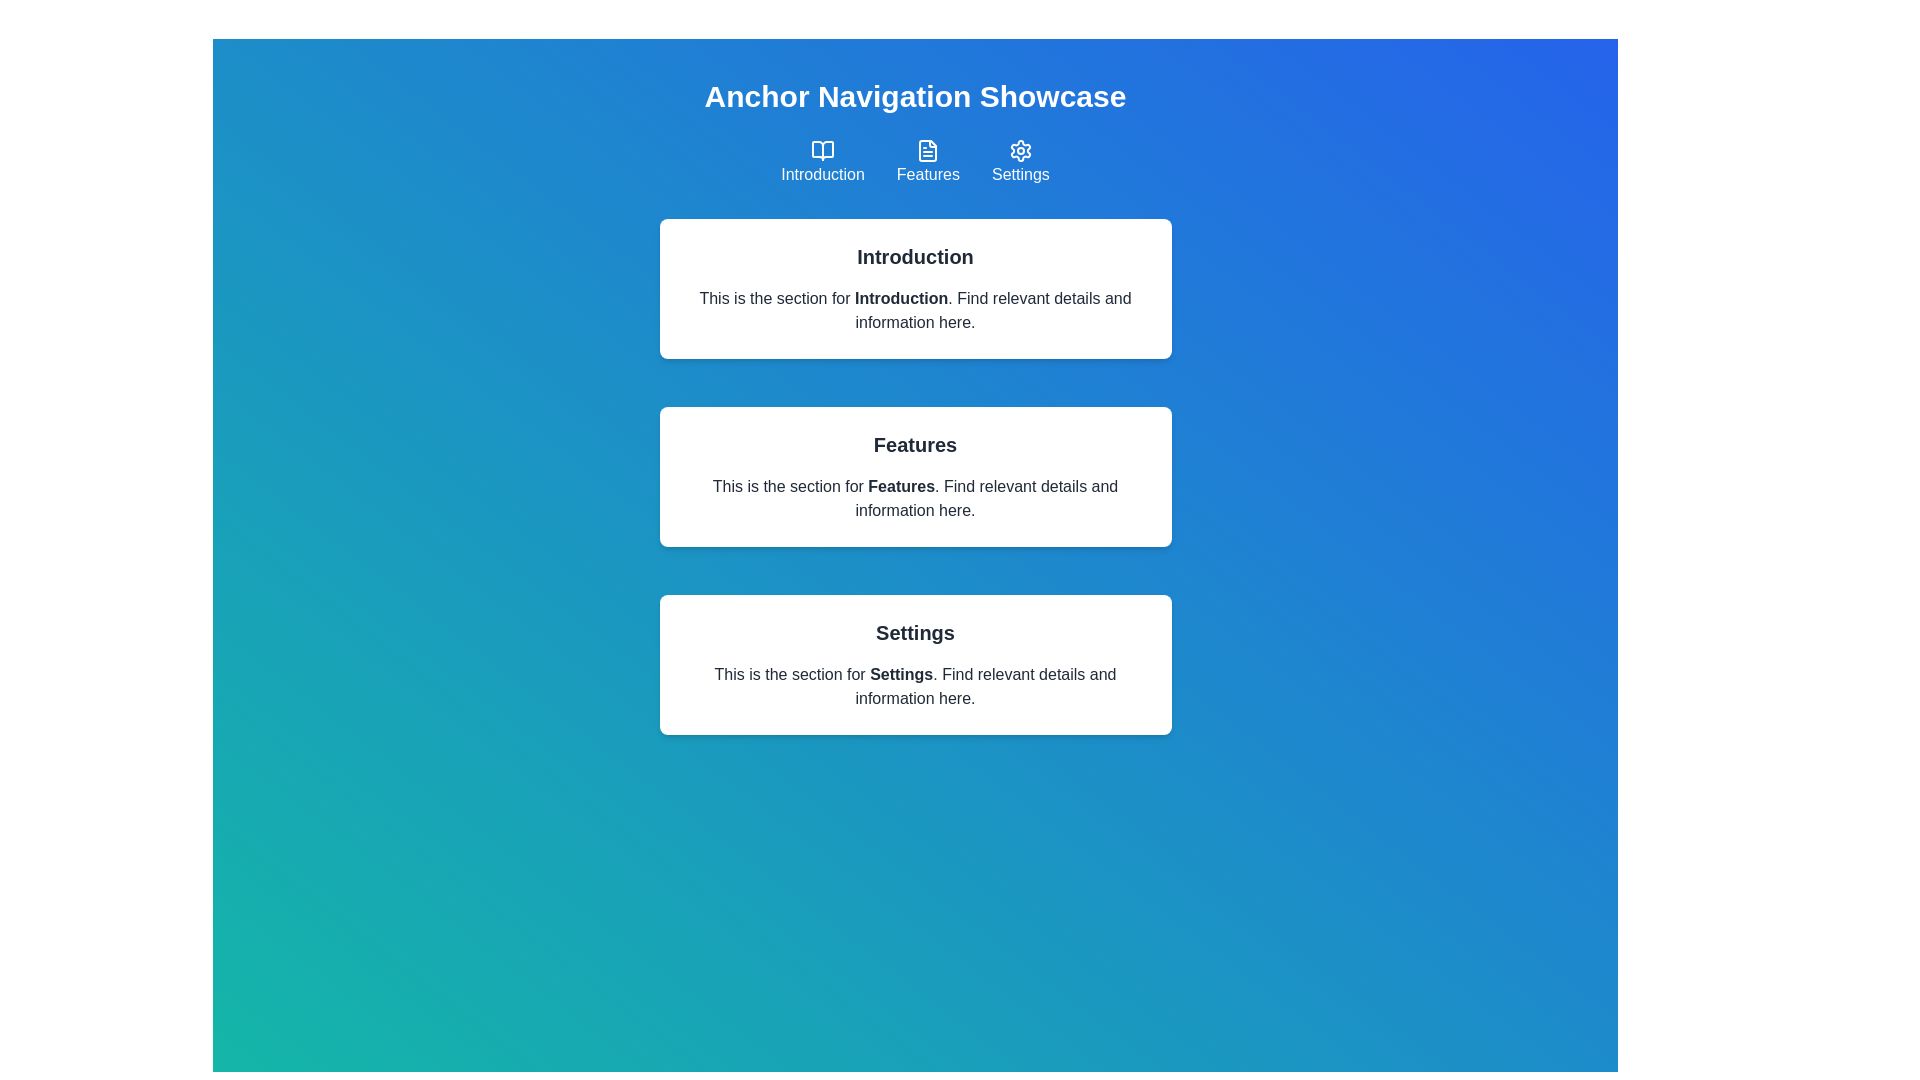 The width and height of the screenshot is (1920, 1080). Describe the element at coordinates (900, 486) in the screenshot. I see `the text label that denotes the title of the second card in a vertically-aligned list, which is centrally positioned within its card` at that location.